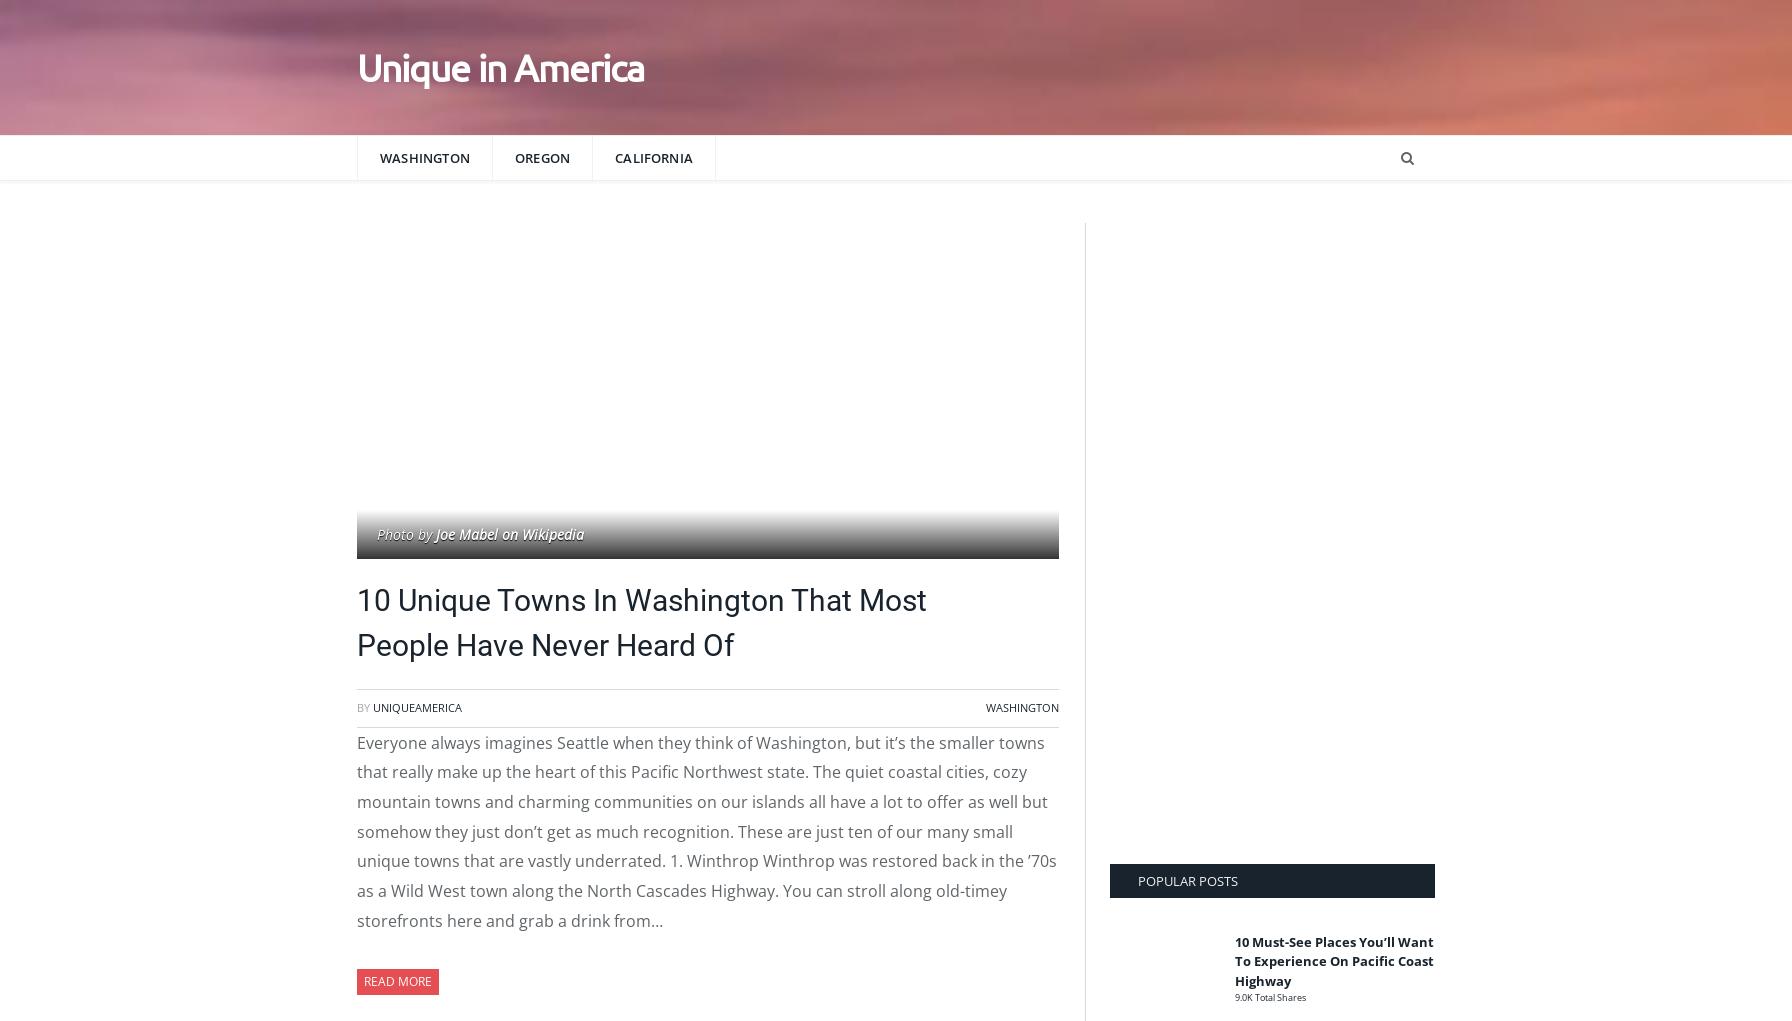  What do you see at coordinates (706, 830) in the screenshot?
I see `'Everyone always imagines Seattle when they think of Washington, but it’s the smaller towns that really make up the heart of this Pacific Northwest state. The quiet coastal cities, cozy mountain towns and charming communities on our islands all have a lot to offer as well but somehow they just don’t get as much recognition. These are just ten of our many small unique towns that are vastly underrated. 1. Winthrop Winthrop was restored back in the ’70s as a Wild West town along the North Cascades Highway. You can stroll along old-timey storefronts here and grab a drink from…'` at bounding box center [706, 830].